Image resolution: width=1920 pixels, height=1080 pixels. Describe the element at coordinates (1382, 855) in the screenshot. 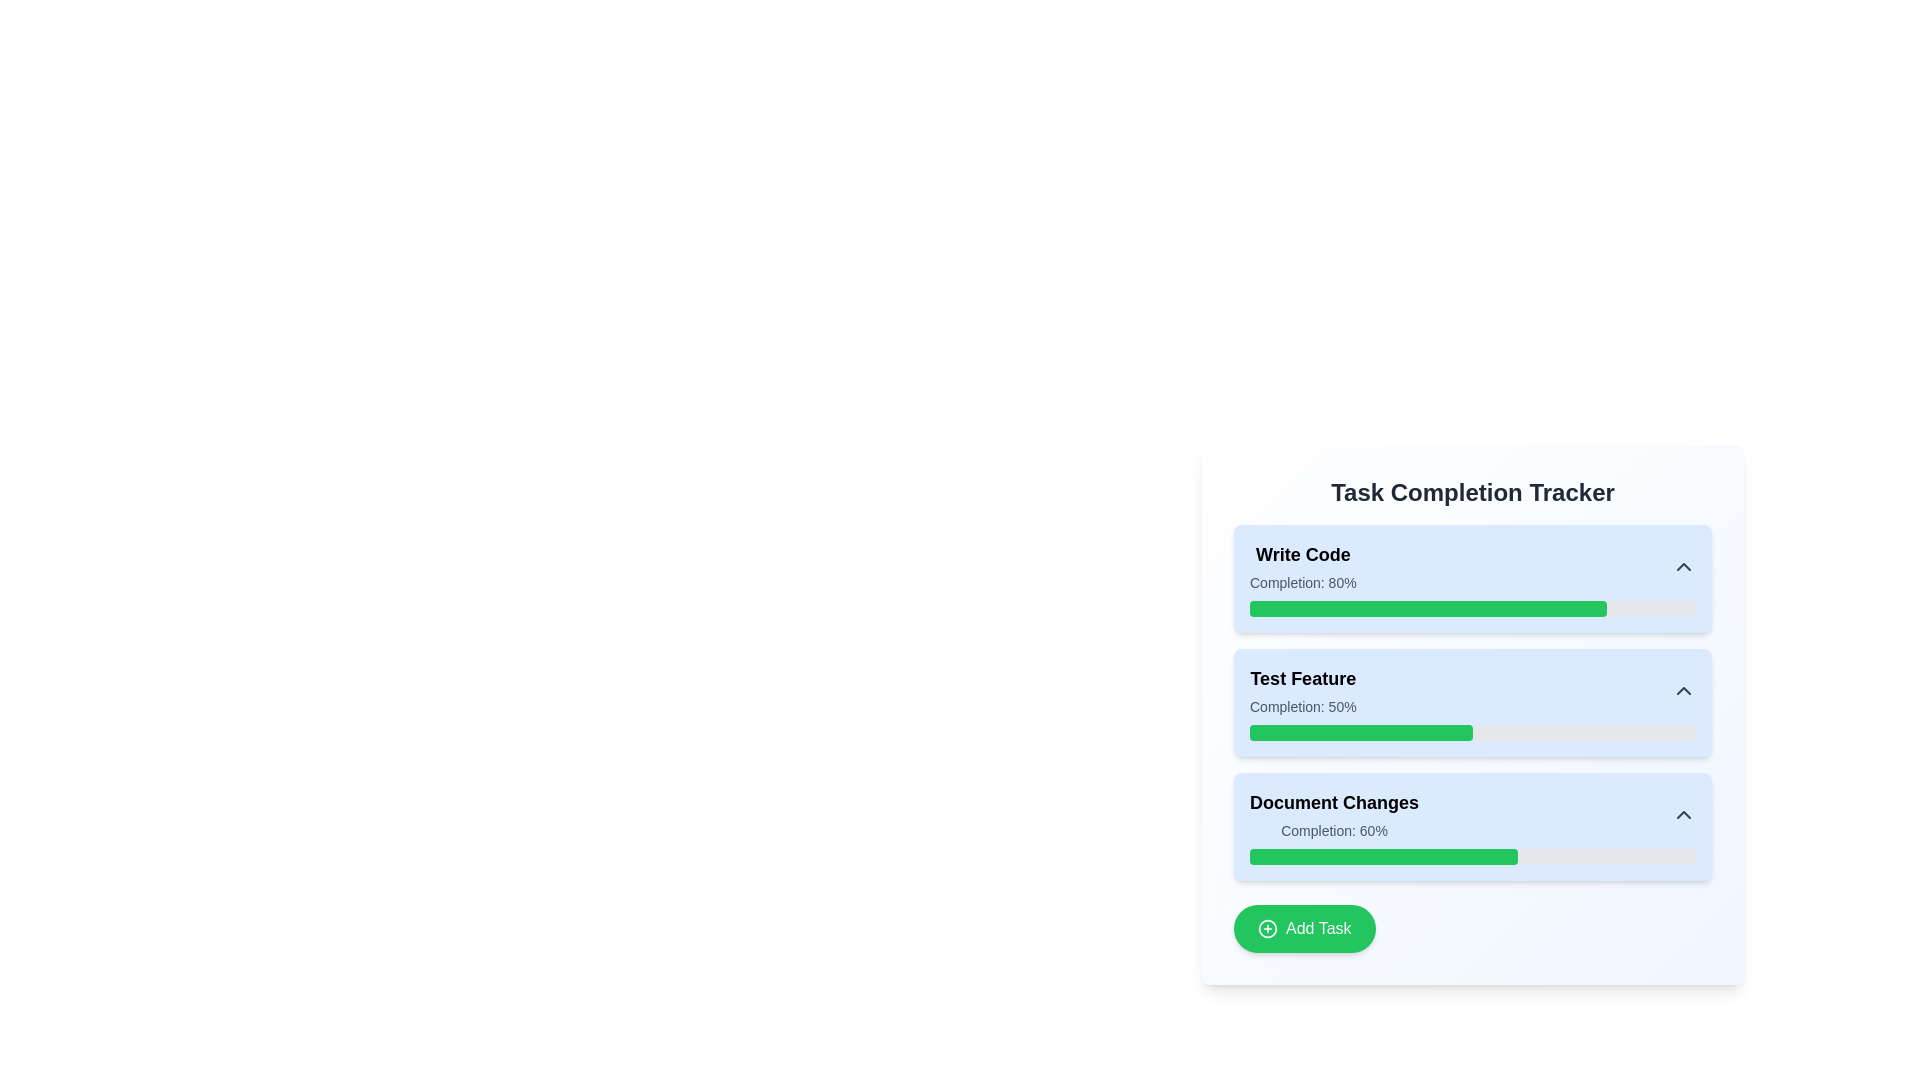

I see `the green segment of the progress bar in the 'Document Changes' section, located in the third card of the 'Task Completion Tracker' interface, which visually represents 60% completion` at that location.